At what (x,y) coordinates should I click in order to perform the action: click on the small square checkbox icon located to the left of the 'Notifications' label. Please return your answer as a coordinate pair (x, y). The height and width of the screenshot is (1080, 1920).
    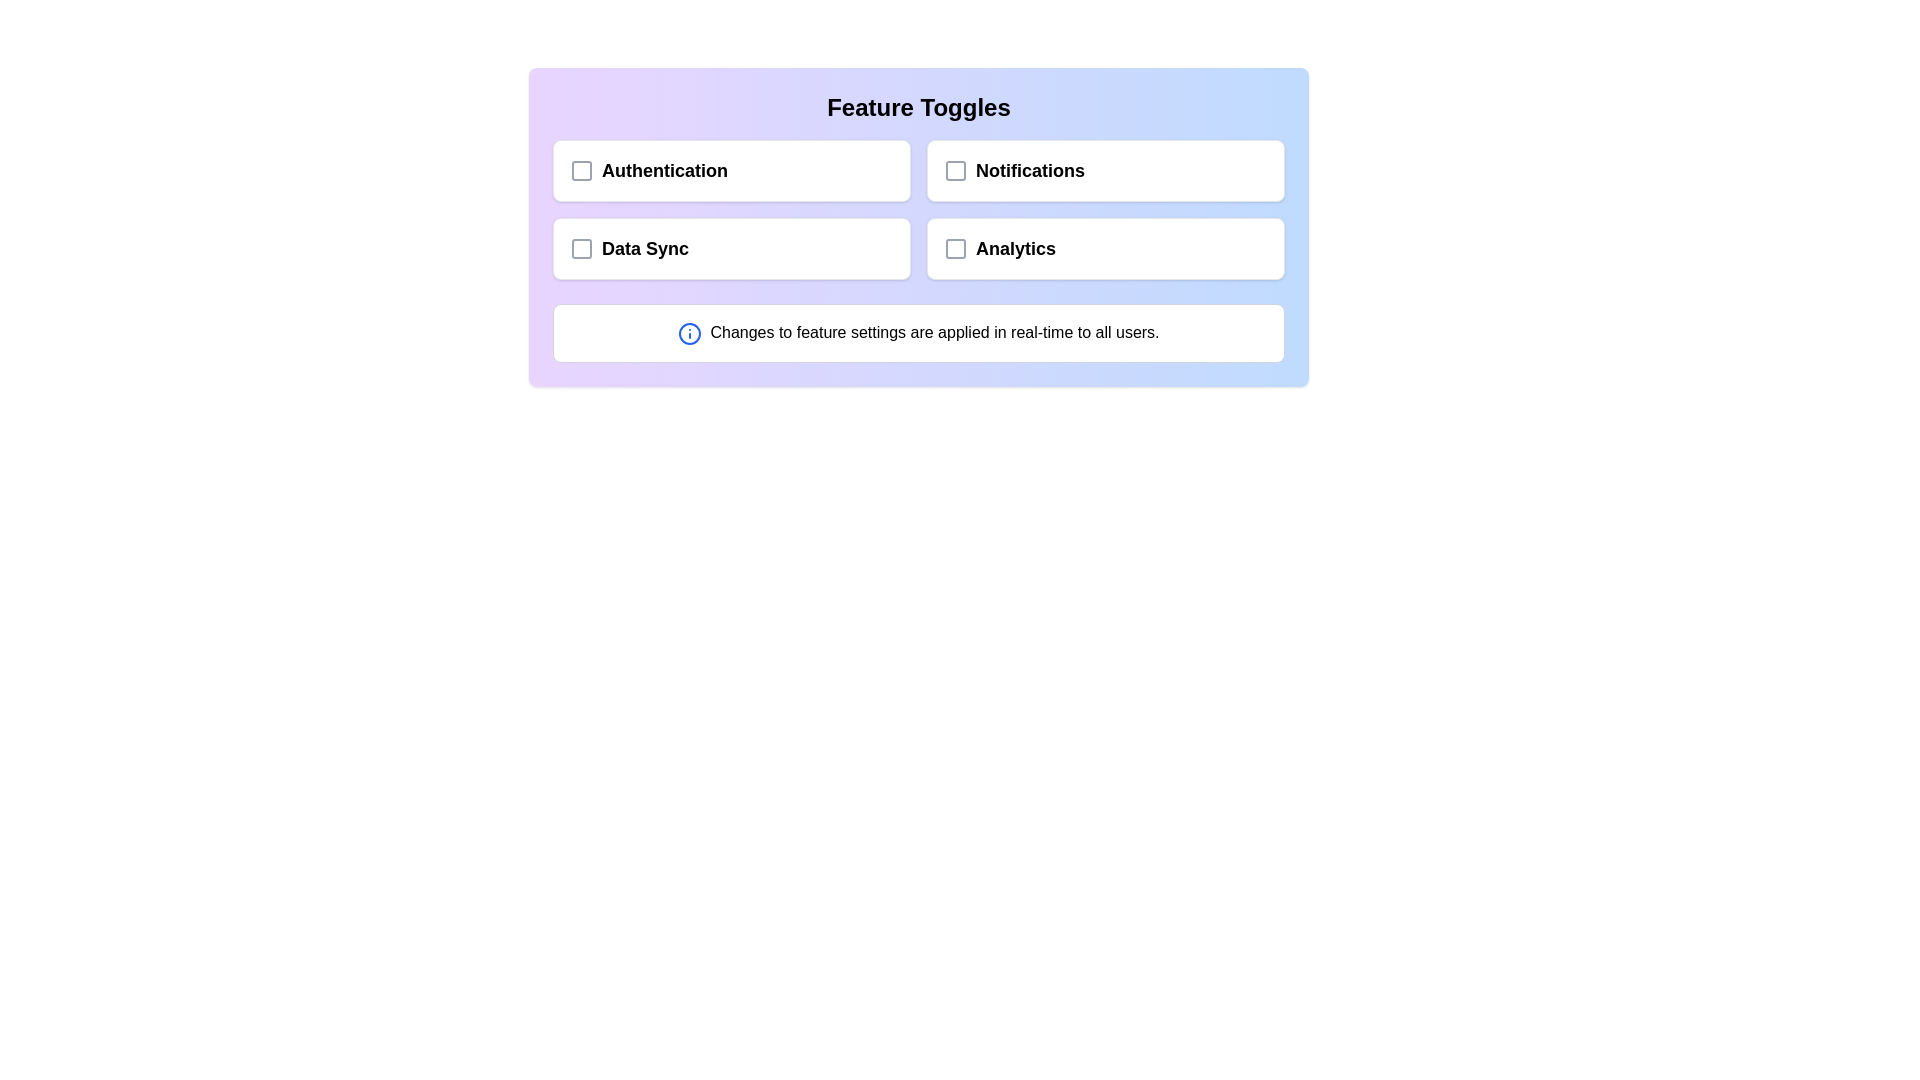
    Looking at the image, I should click on (954, 169).